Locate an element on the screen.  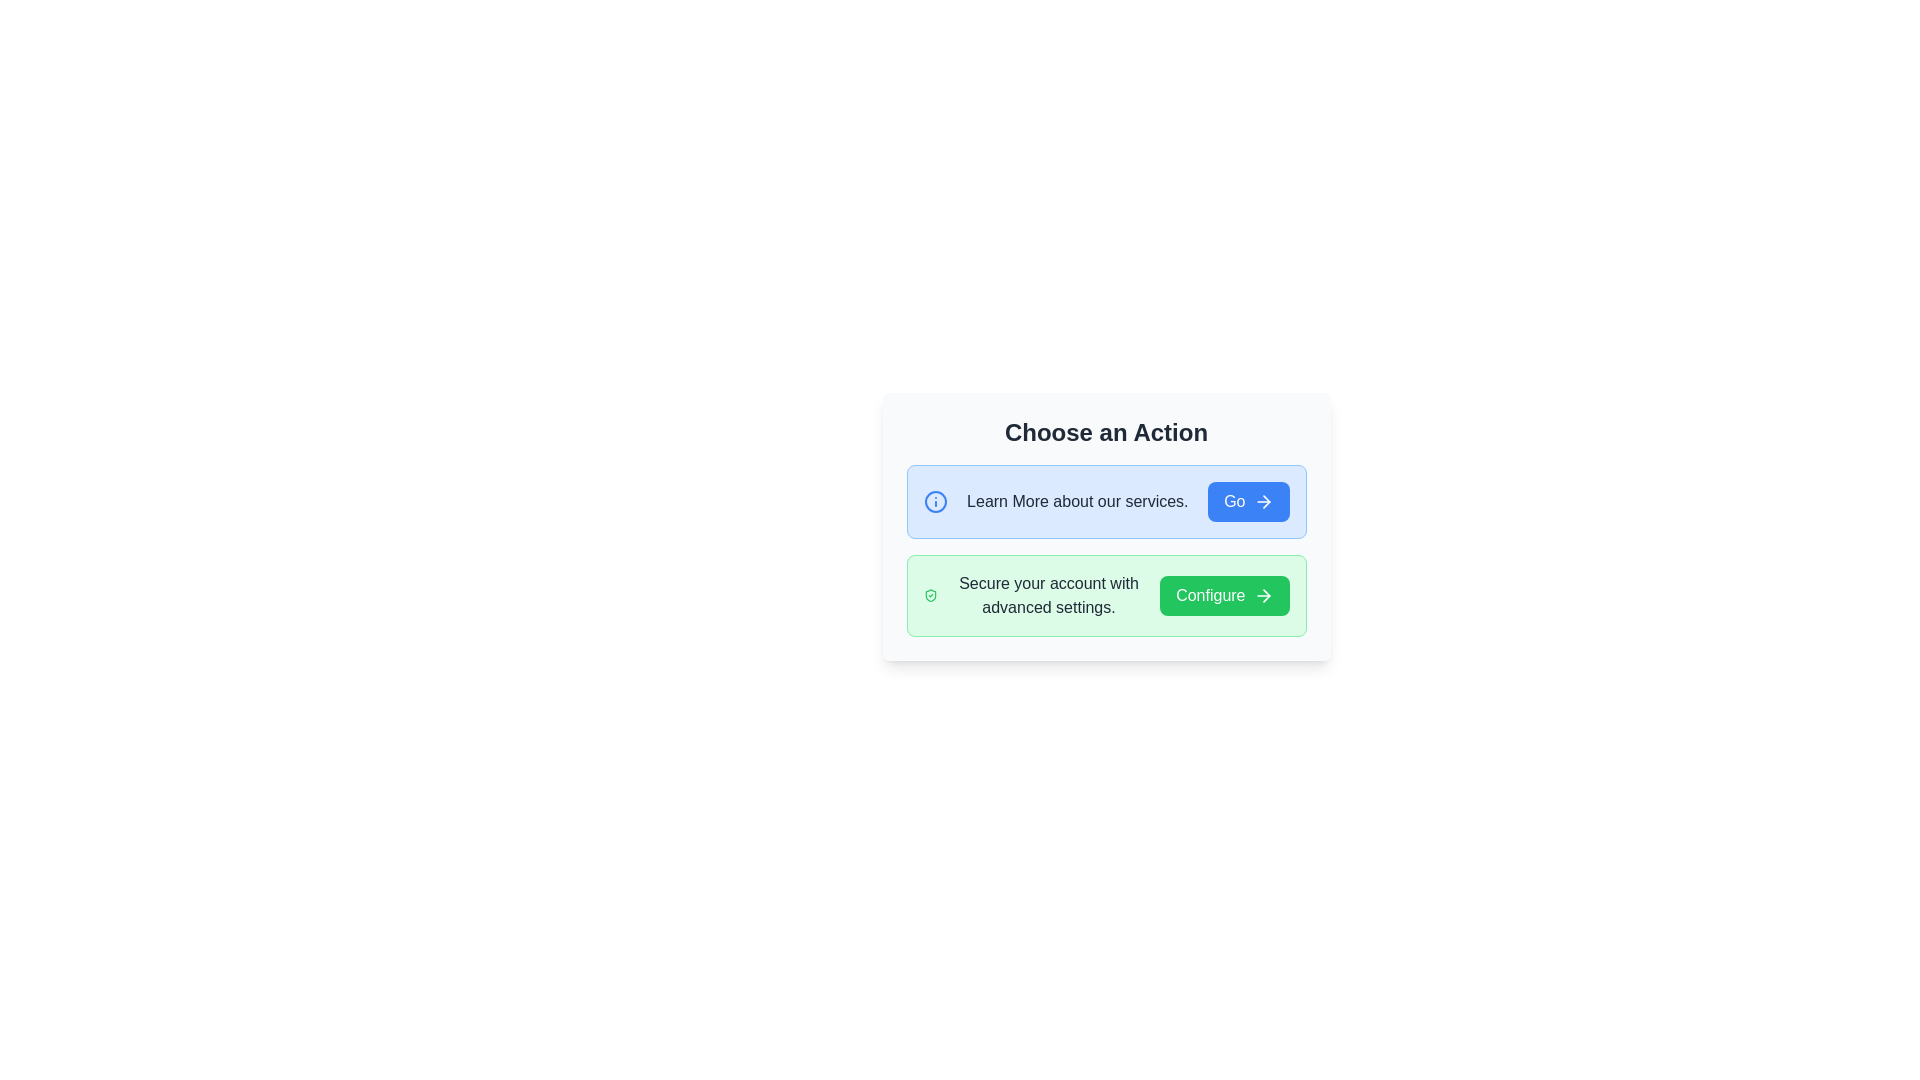
the small outlined blue circle icon located to the left of the 'Learn More about our services.' text for accessibility purposes is located at coordinates (934, 500).